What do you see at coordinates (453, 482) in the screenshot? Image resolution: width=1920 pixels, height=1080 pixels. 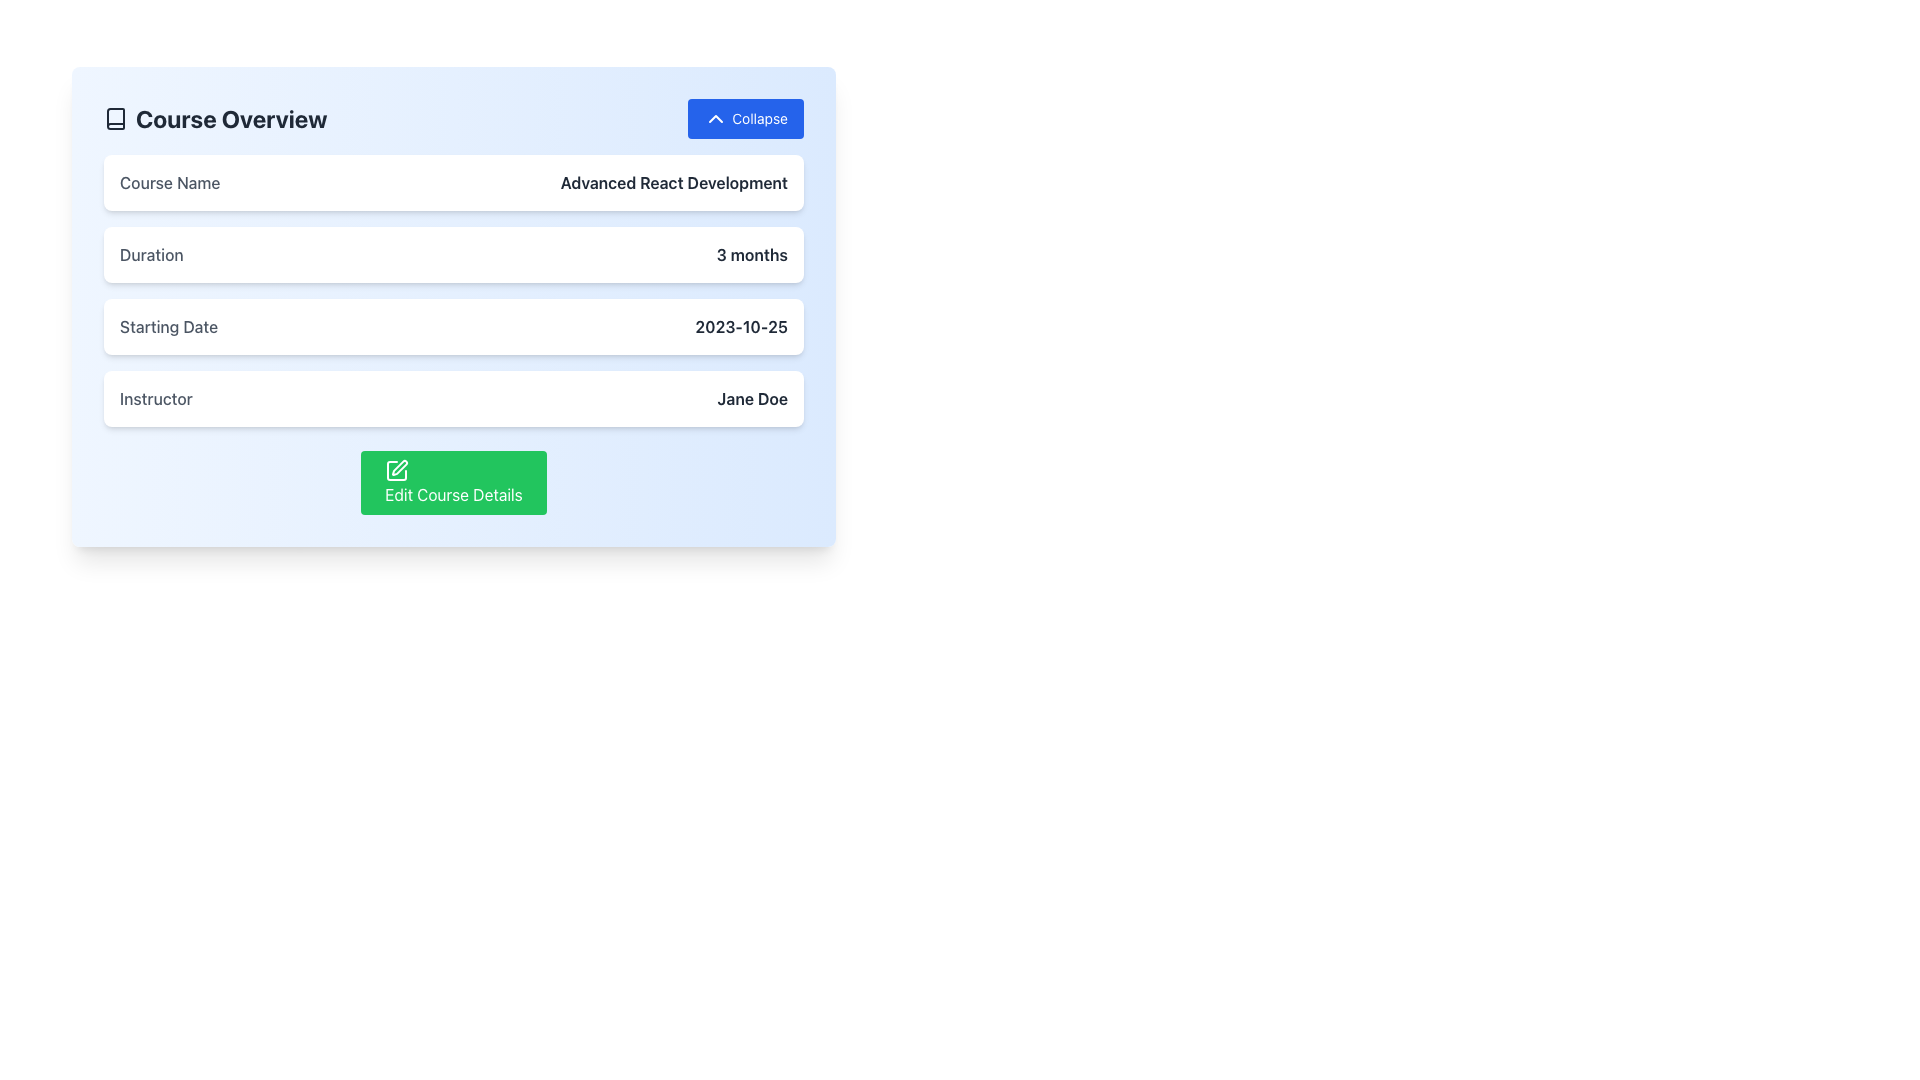 I see `the rectangular green button labeled 'Edit Course Details' to observe the hover effect` at bounding box center [453, 482].